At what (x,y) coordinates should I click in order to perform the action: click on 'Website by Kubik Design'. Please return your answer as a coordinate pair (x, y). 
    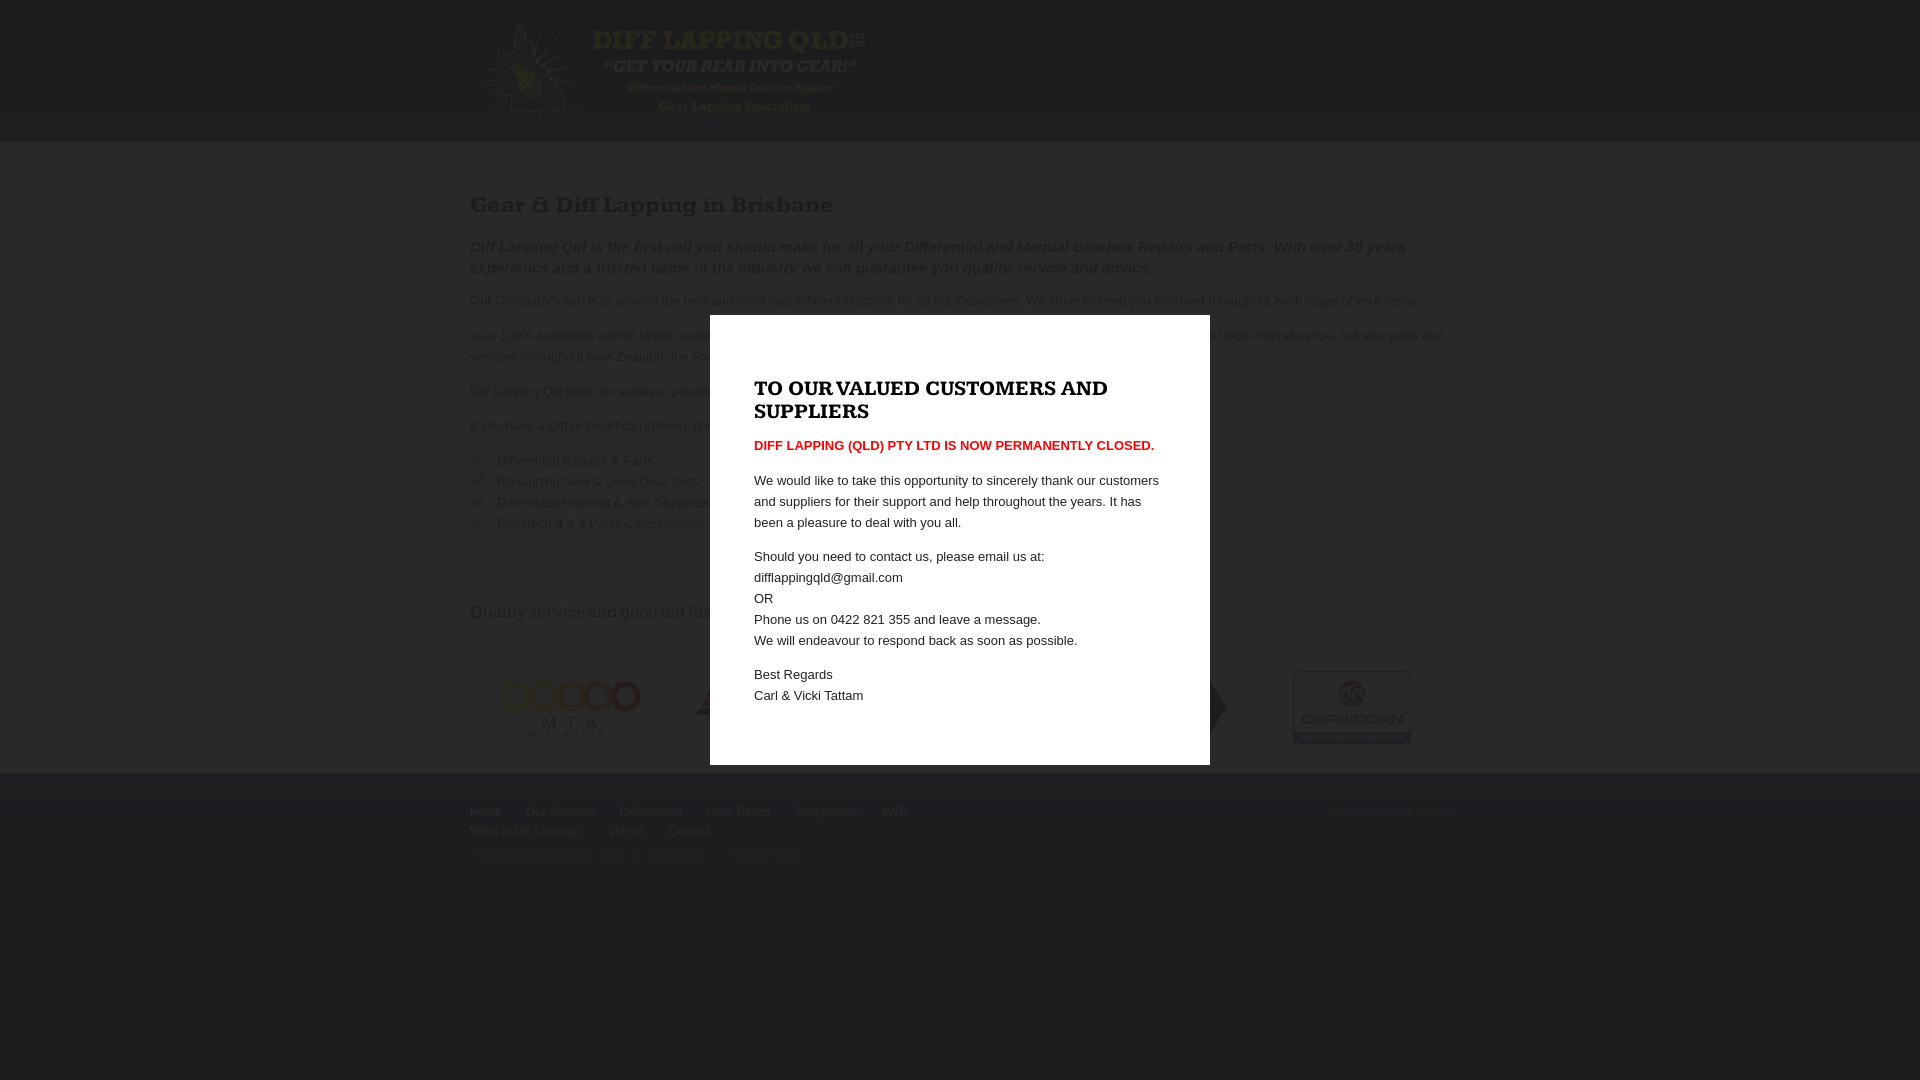
    Looking at the image, I should click on (1387, 812).